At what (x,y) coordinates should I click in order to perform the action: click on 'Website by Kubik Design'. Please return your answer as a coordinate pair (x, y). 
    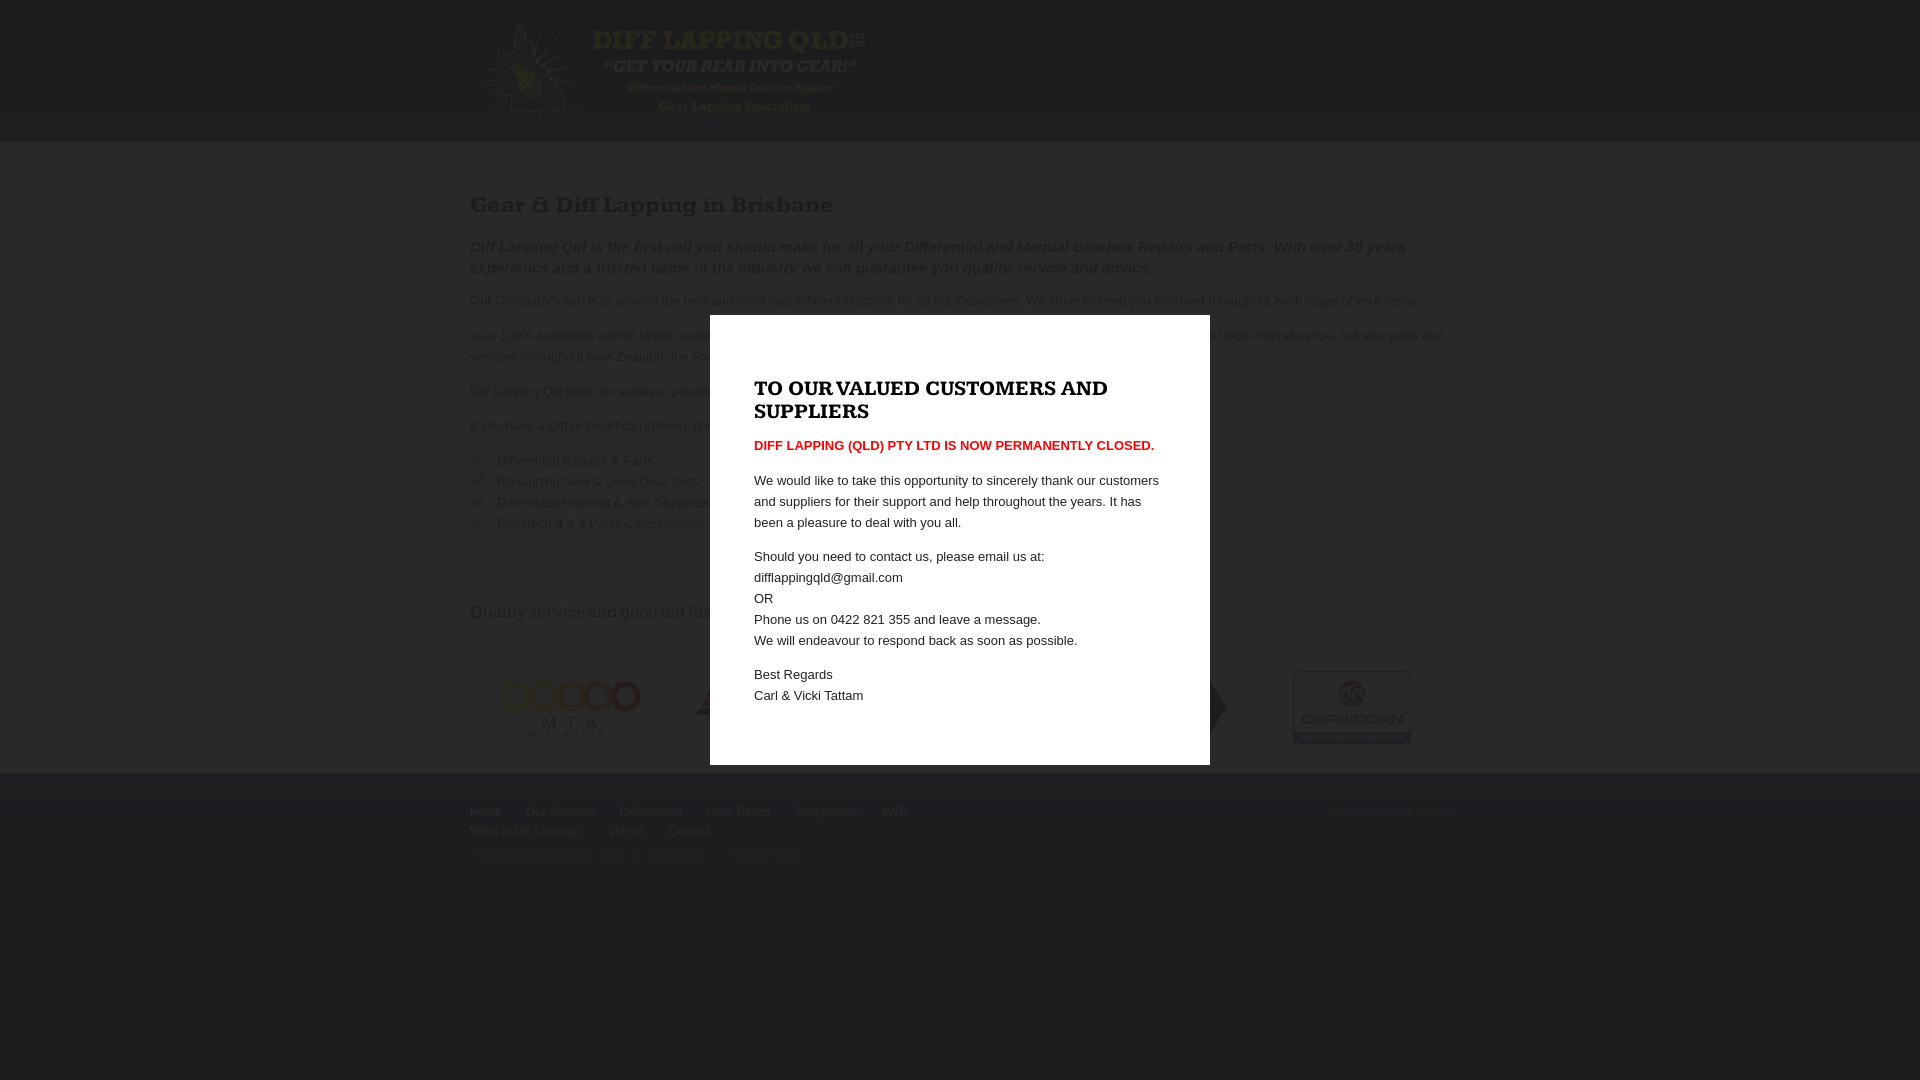
    Looking at the image, I should click on (1387, 812).